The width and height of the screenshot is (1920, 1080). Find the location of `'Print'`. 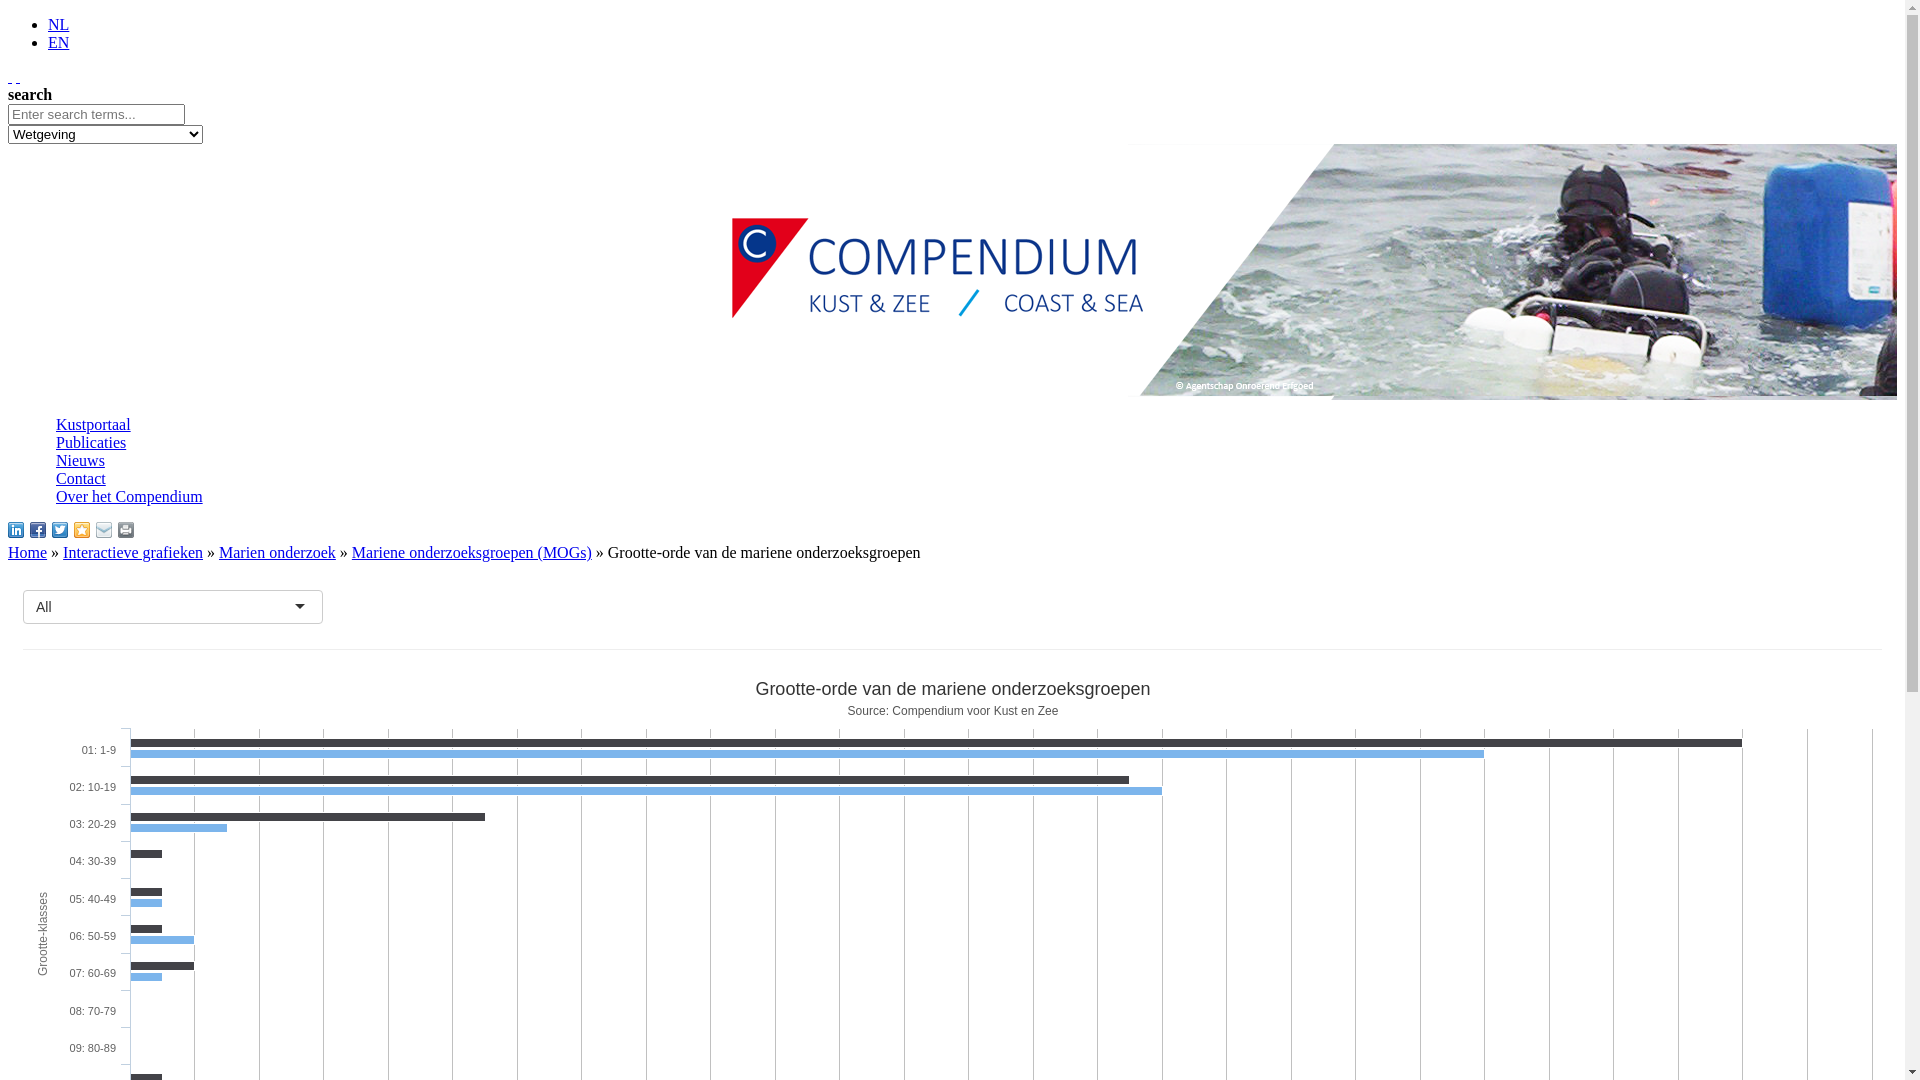

'Print' is located at coordinates (117, 528).